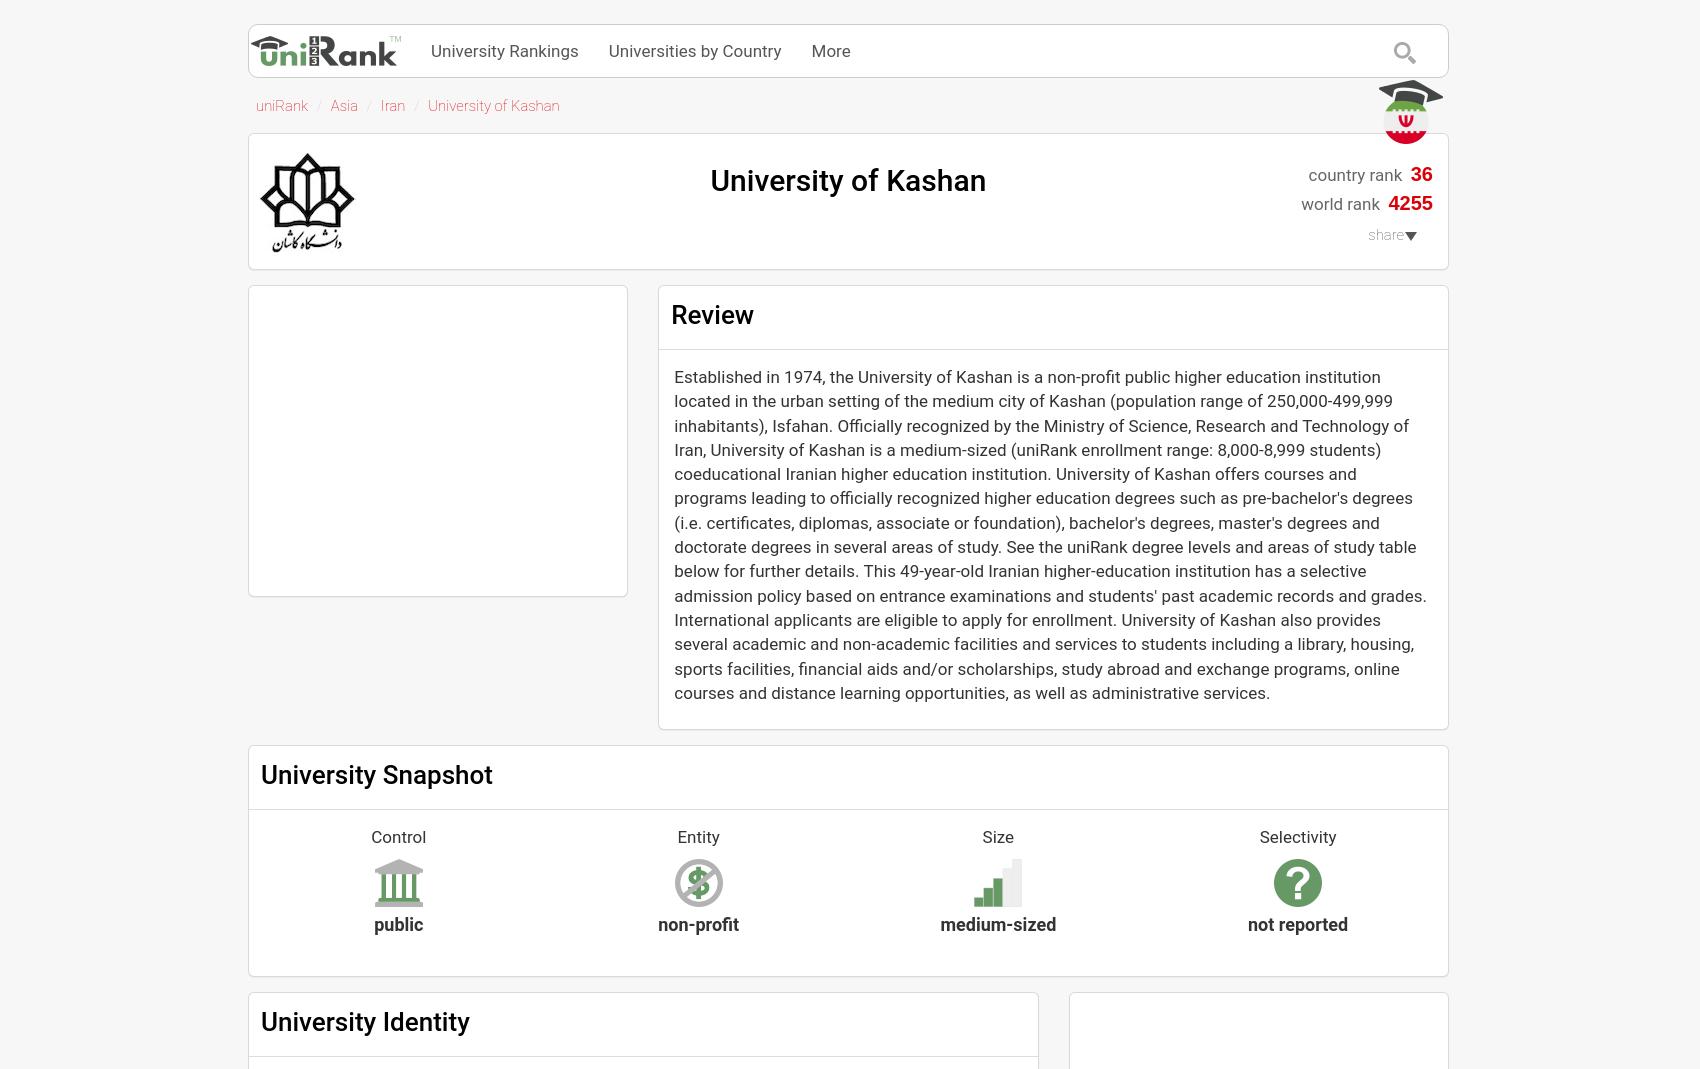  I want to click on 'University Identity', so click(363, 1021).